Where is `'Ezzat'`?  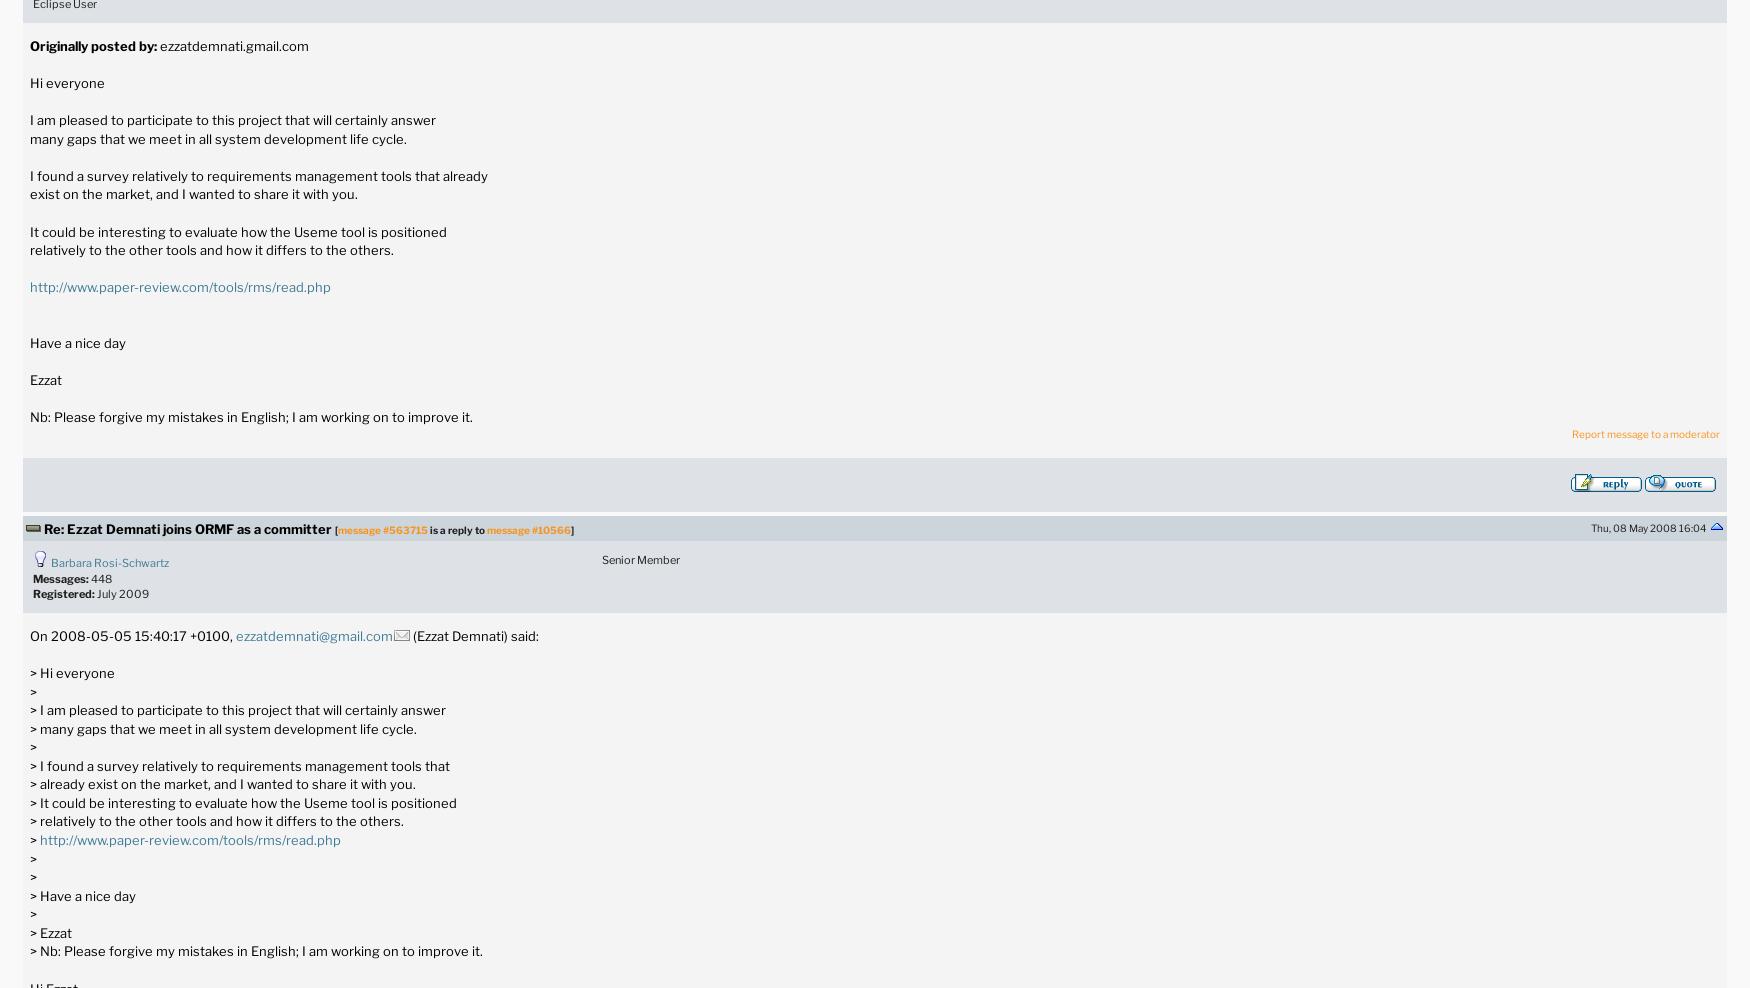
'Ezzat' is located at coordinates (43, 378).